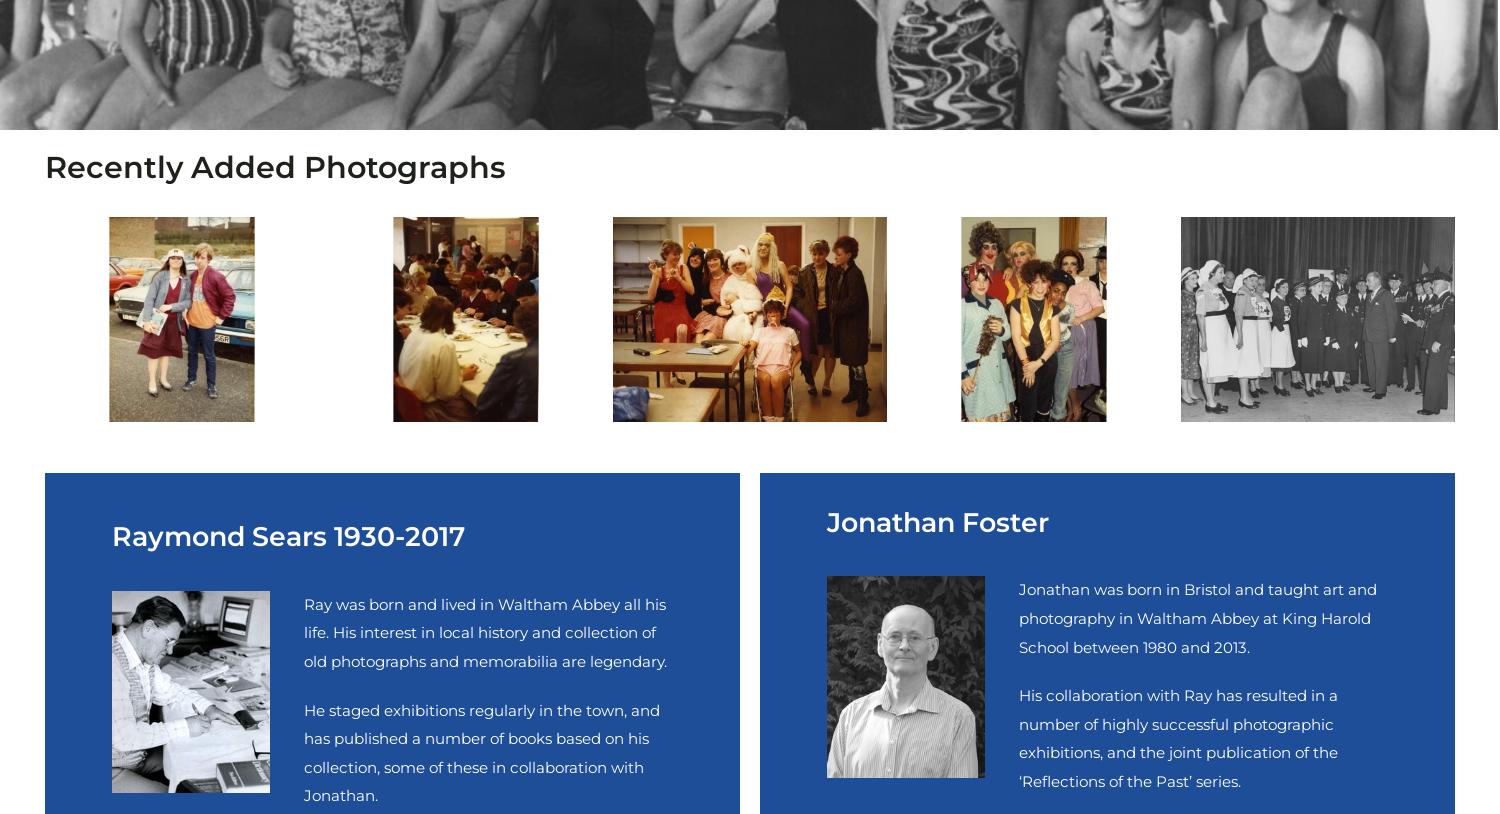 The width and height of the screenshot is (1500, 814). What do you see at coordinates (294, 423) in the screenshot?
I see `'Copyright © Reflections of the Past 2008 - 2023. All rights reserved.'` at bounding box center [294, 423].